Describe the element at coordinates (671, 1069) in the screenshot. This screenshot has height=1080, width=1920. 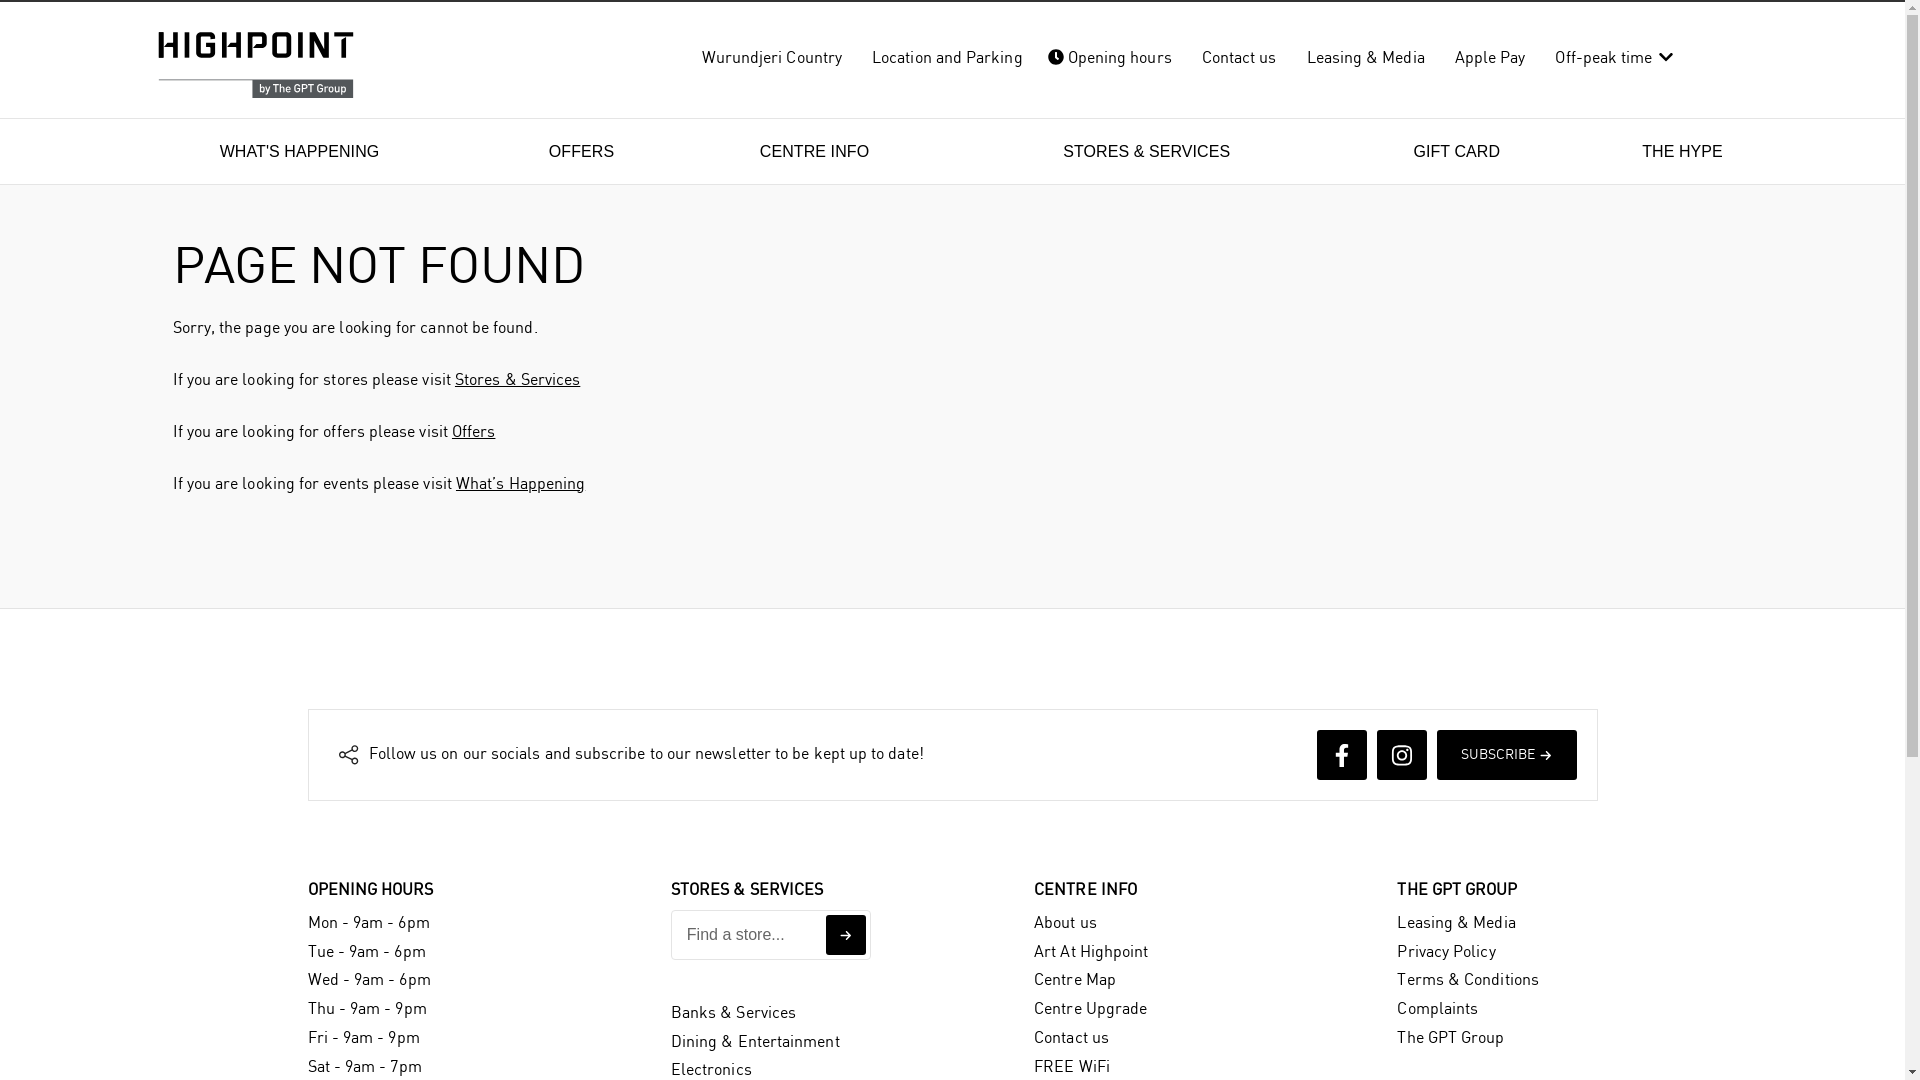
I see `'Electronics'` at that location.